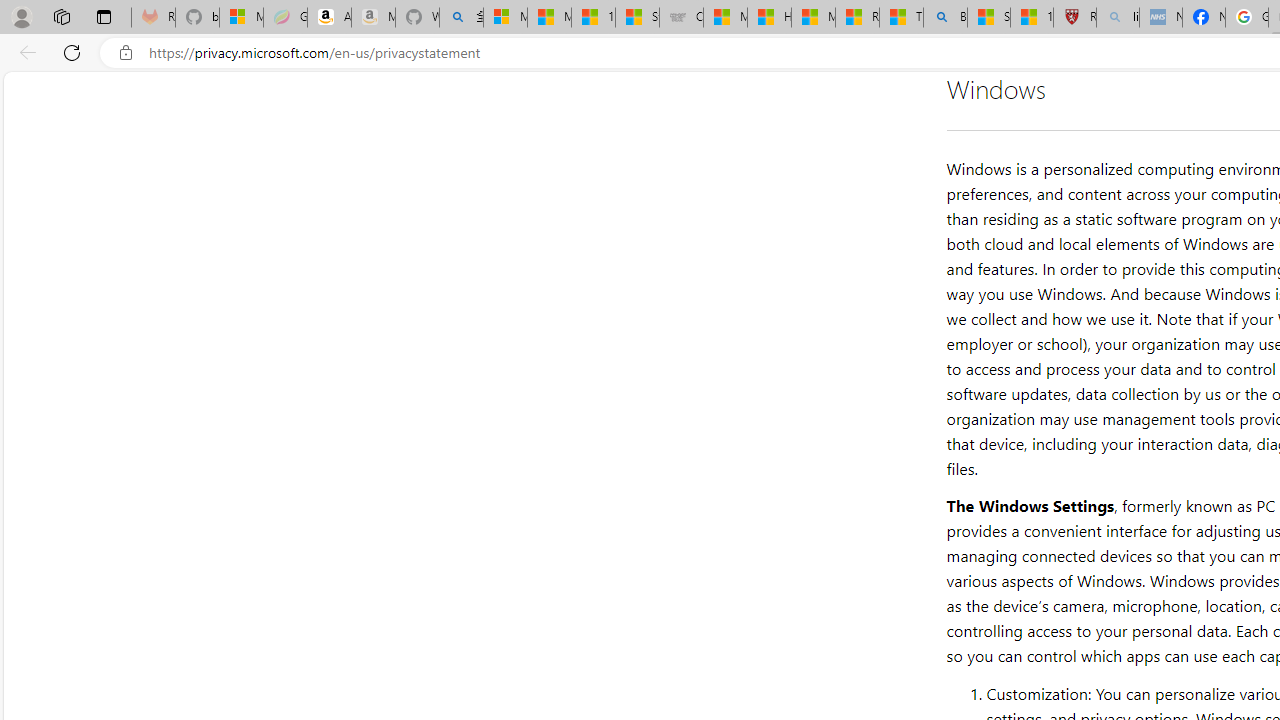 The image size is (1280, 720). What do you see at coordinates (857, 17) in the screenshot?
I see `'Recipes - MSN'` at bounding box center [857, 17].